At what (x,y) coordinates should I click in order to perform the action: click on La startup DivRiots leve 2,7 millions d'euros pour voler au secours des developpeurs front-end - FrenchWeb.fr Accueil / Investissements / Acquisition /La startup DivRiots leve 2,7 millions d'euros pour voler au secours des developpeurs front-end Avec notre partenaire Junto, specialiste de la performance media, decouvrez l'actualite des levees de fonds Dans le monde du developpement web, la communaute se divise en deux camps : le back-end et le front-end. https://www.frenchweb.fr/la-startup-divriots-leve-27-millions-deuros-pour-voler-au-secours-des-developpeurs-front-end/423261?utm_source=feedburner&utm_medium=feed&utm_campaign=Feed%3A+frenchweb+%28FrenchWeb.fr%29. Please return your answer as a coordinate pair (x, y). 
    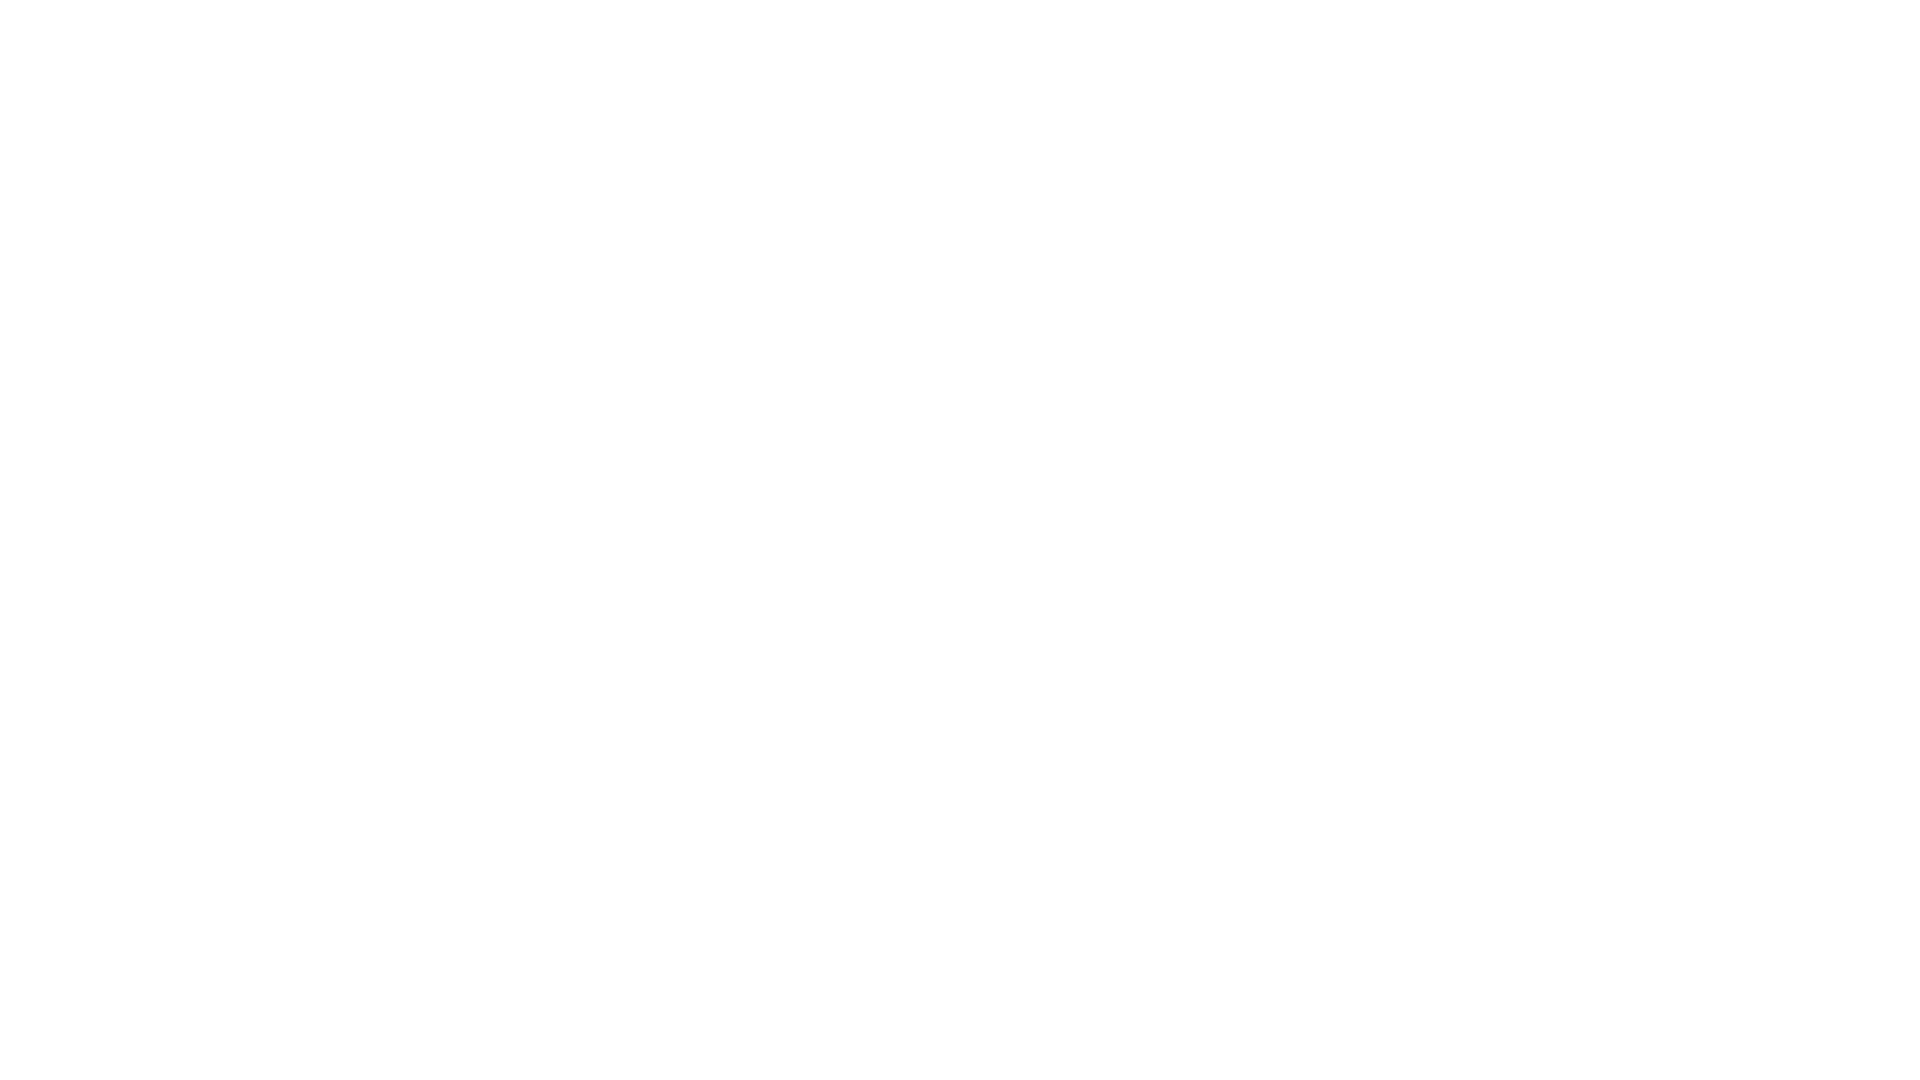
    Looking at the image, I should click on (960, 486).